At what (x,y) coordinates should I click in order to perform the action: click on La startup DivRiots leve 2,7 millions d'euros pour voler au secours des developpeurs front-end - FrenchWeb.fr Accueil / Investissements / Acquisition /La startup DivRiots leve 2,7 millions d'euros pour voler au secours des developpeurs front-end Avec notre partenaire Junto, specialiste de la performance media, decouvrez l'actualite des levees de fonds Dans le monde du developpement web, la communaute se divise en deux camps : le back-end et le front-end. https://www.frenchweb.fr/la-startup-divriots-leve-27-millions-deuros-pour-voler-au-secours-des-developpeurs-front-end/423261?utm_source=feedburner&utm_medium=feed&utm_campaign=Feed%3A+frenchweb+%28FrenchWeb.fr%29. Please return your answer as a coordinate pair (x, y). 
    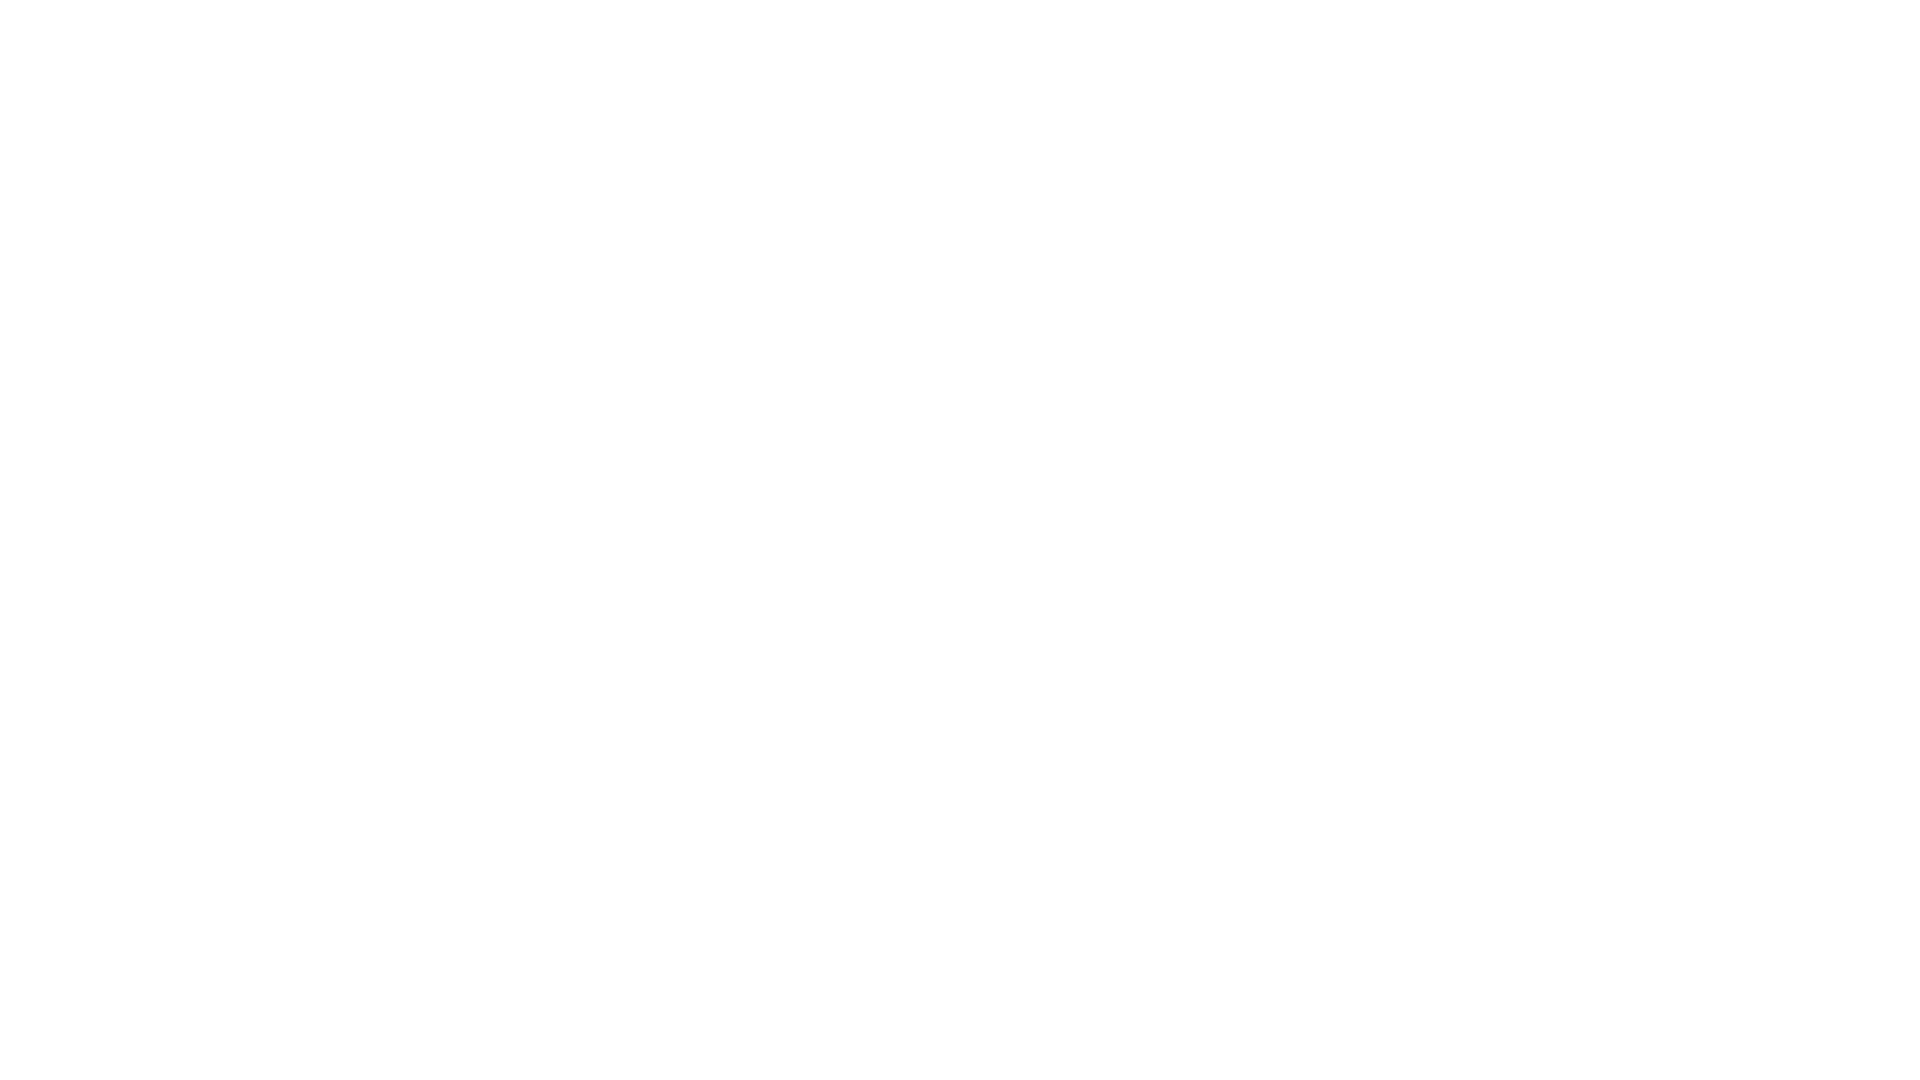
    Looking at the image, I should click on (960, 486).